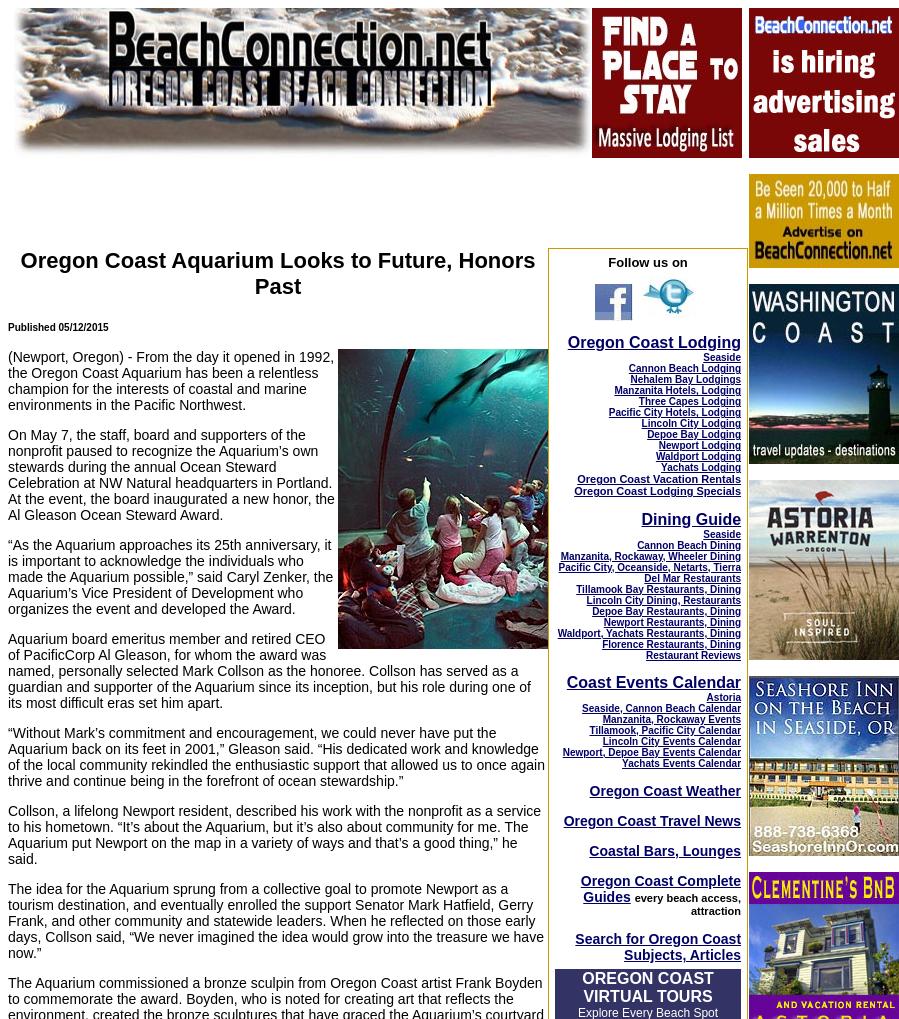  What do you see at coordinates (657, 478) in the screenshot?
I see `'Oregon 
                    Coast Vacation Rentals'` at bounding box center [657, 478].